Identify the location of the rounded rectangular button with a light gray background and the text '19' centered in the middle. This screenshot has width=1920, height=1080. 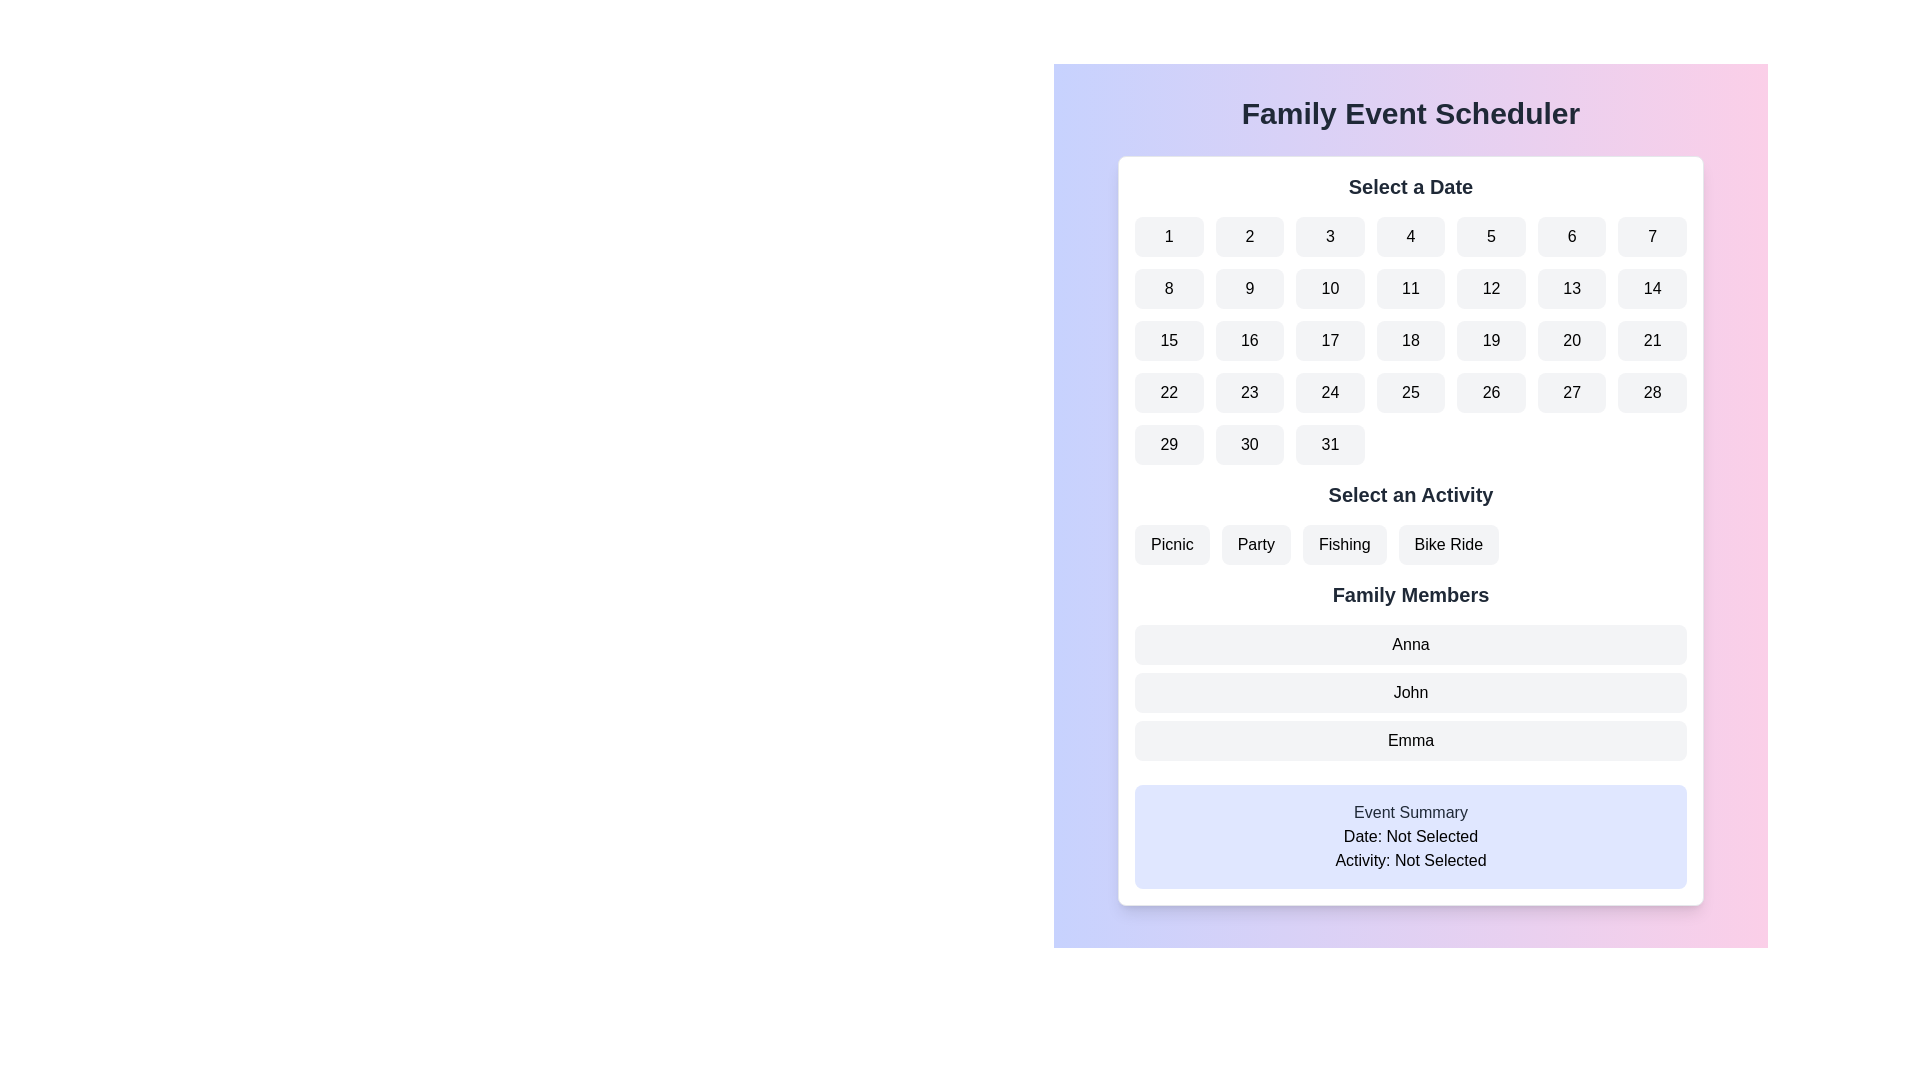
(1491, 339).